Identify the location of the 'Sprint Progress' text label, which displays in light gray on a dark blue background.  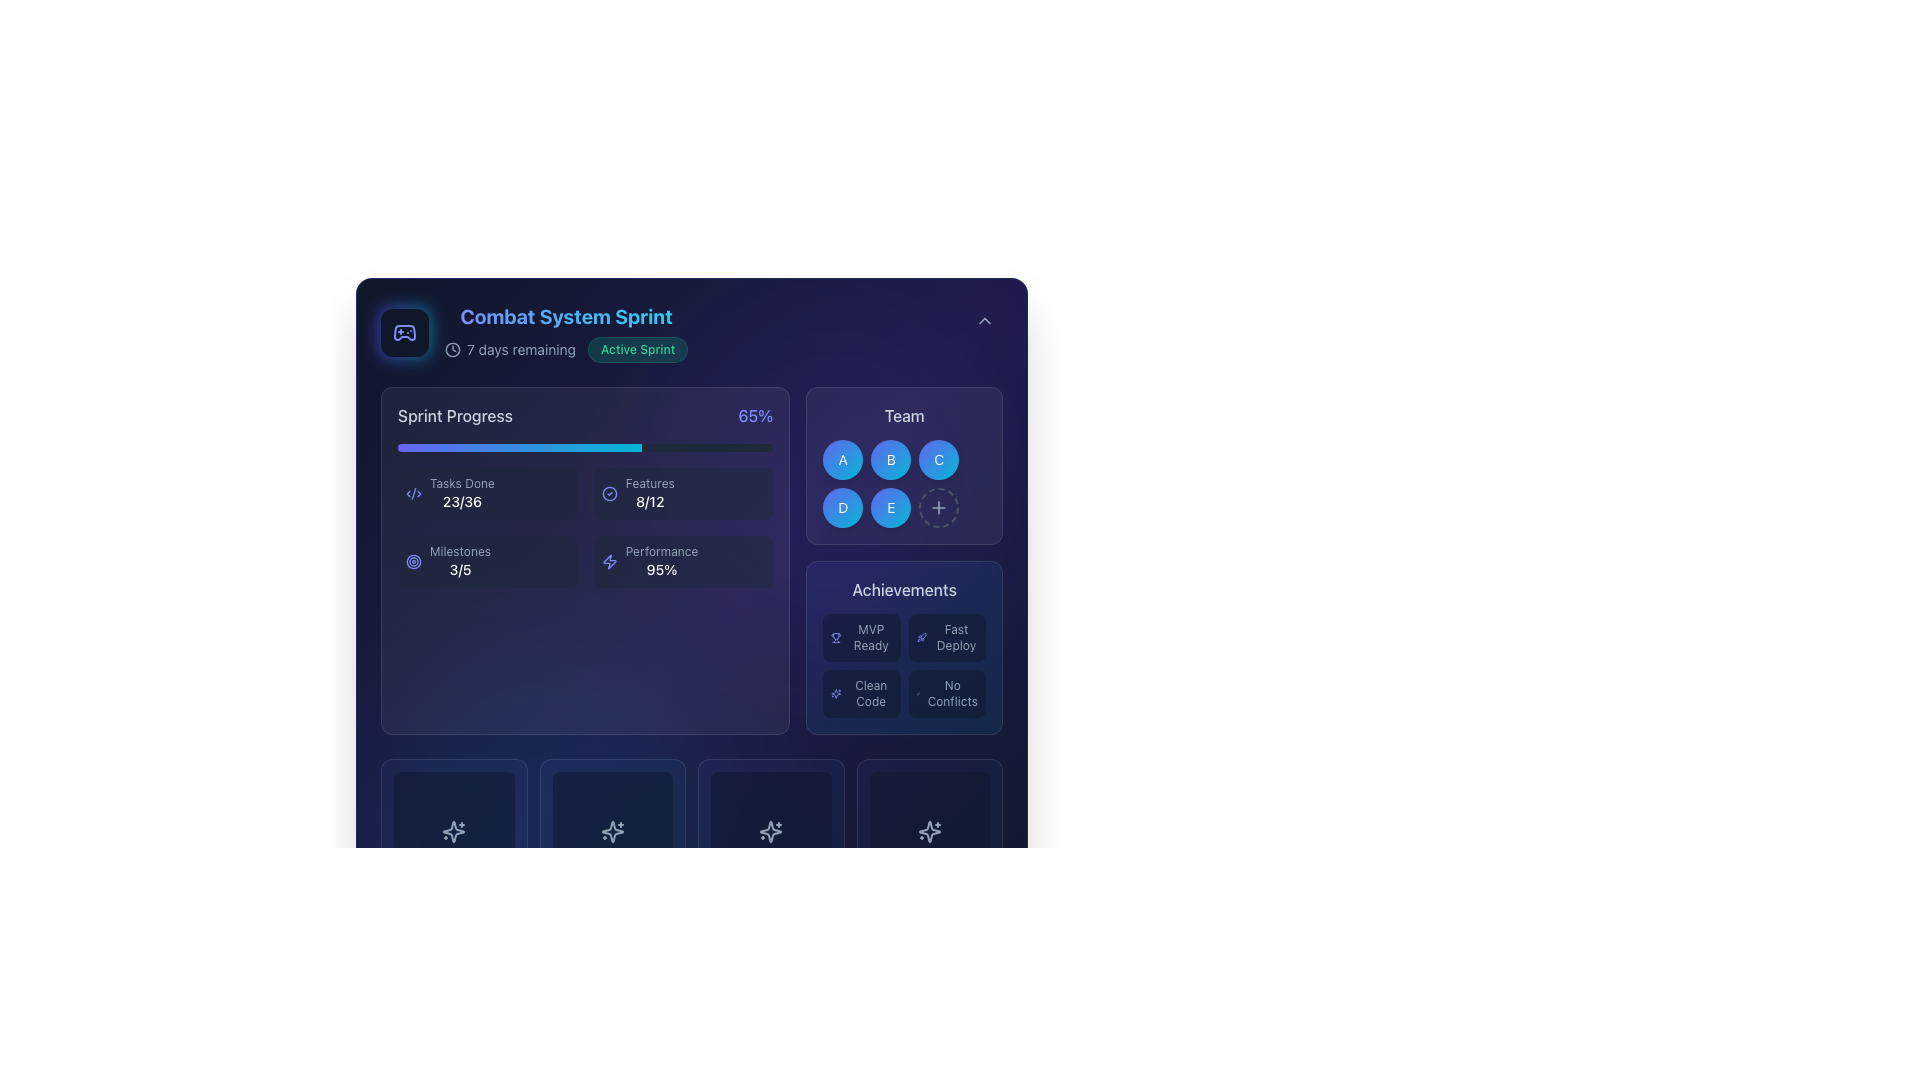
(454, 415).